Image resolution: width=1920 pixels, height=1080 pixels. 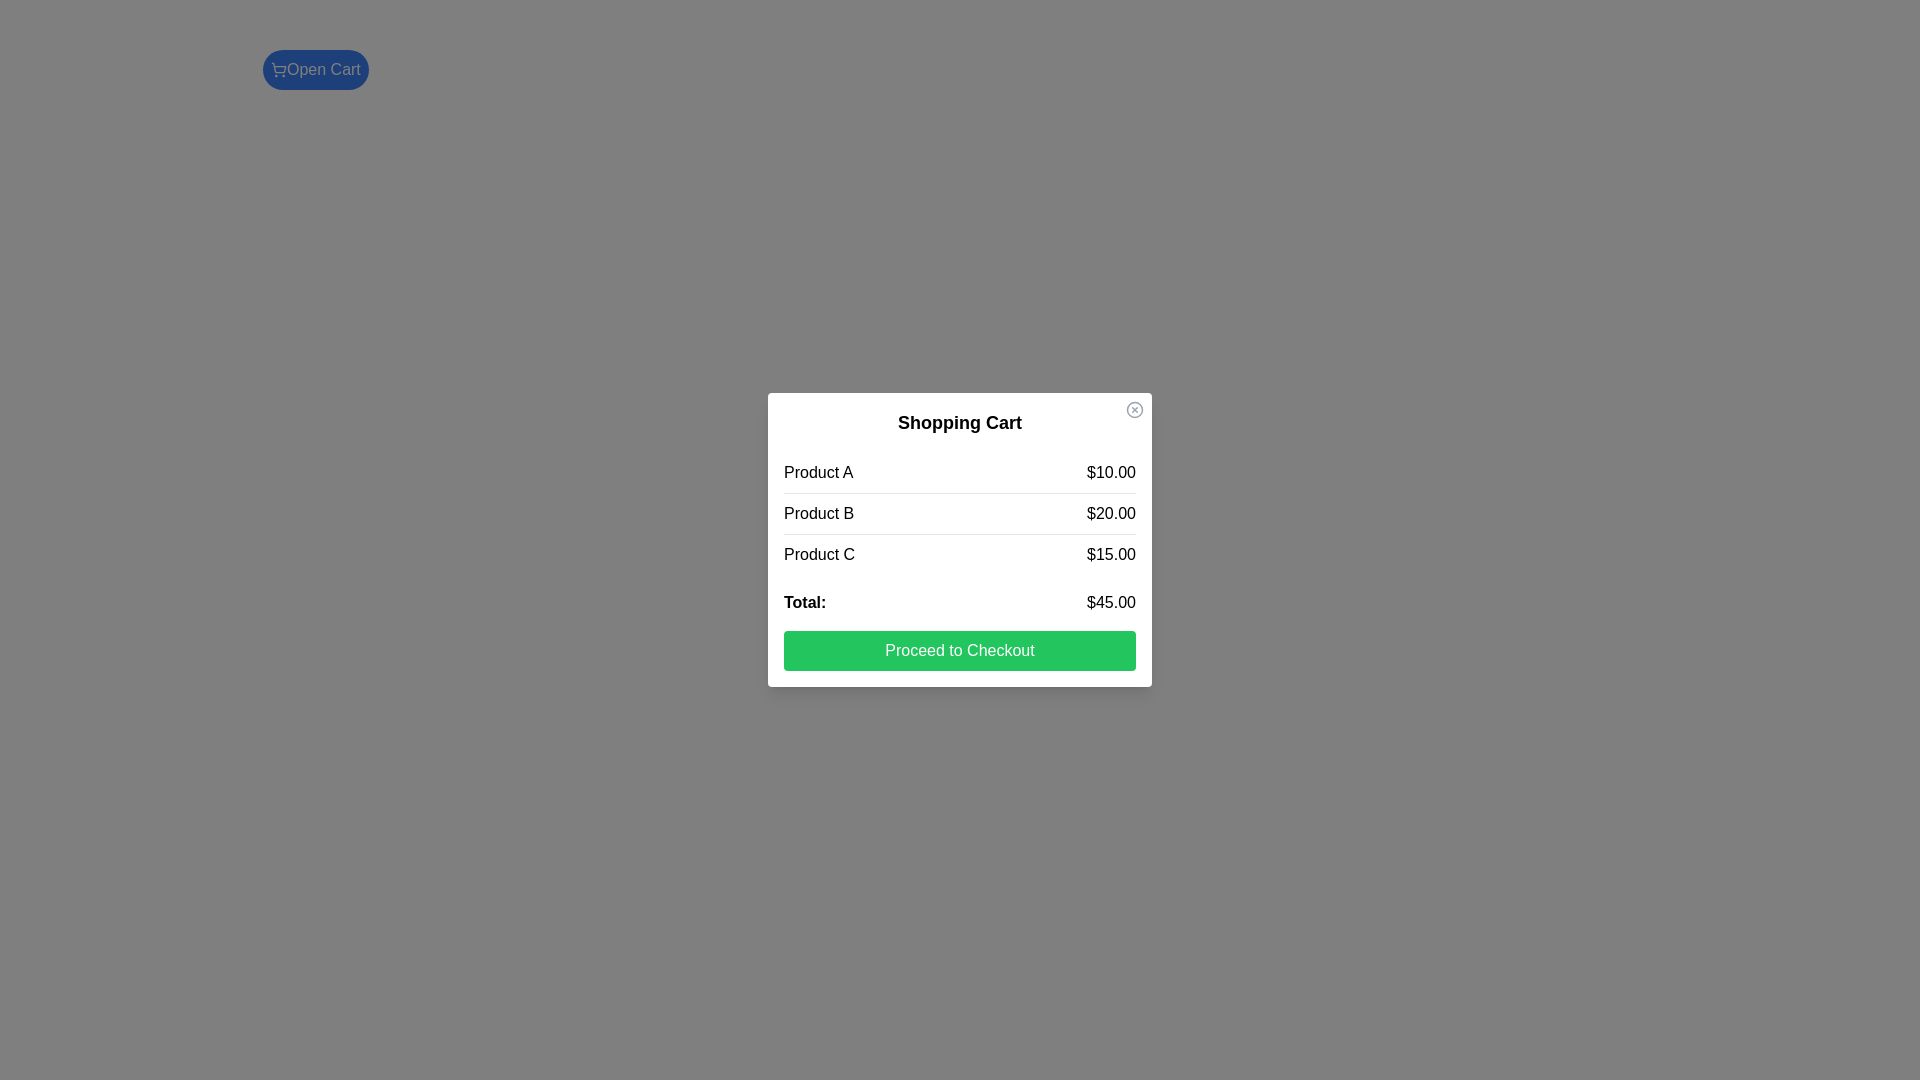 What do you see at coordinates (1110, 555) in the screenshot?
I see `the price text label for 'Product C' in the shopping cart interface, located in the third row and near the bottom-right corner of the modal` at bounding box center [1110, 555].